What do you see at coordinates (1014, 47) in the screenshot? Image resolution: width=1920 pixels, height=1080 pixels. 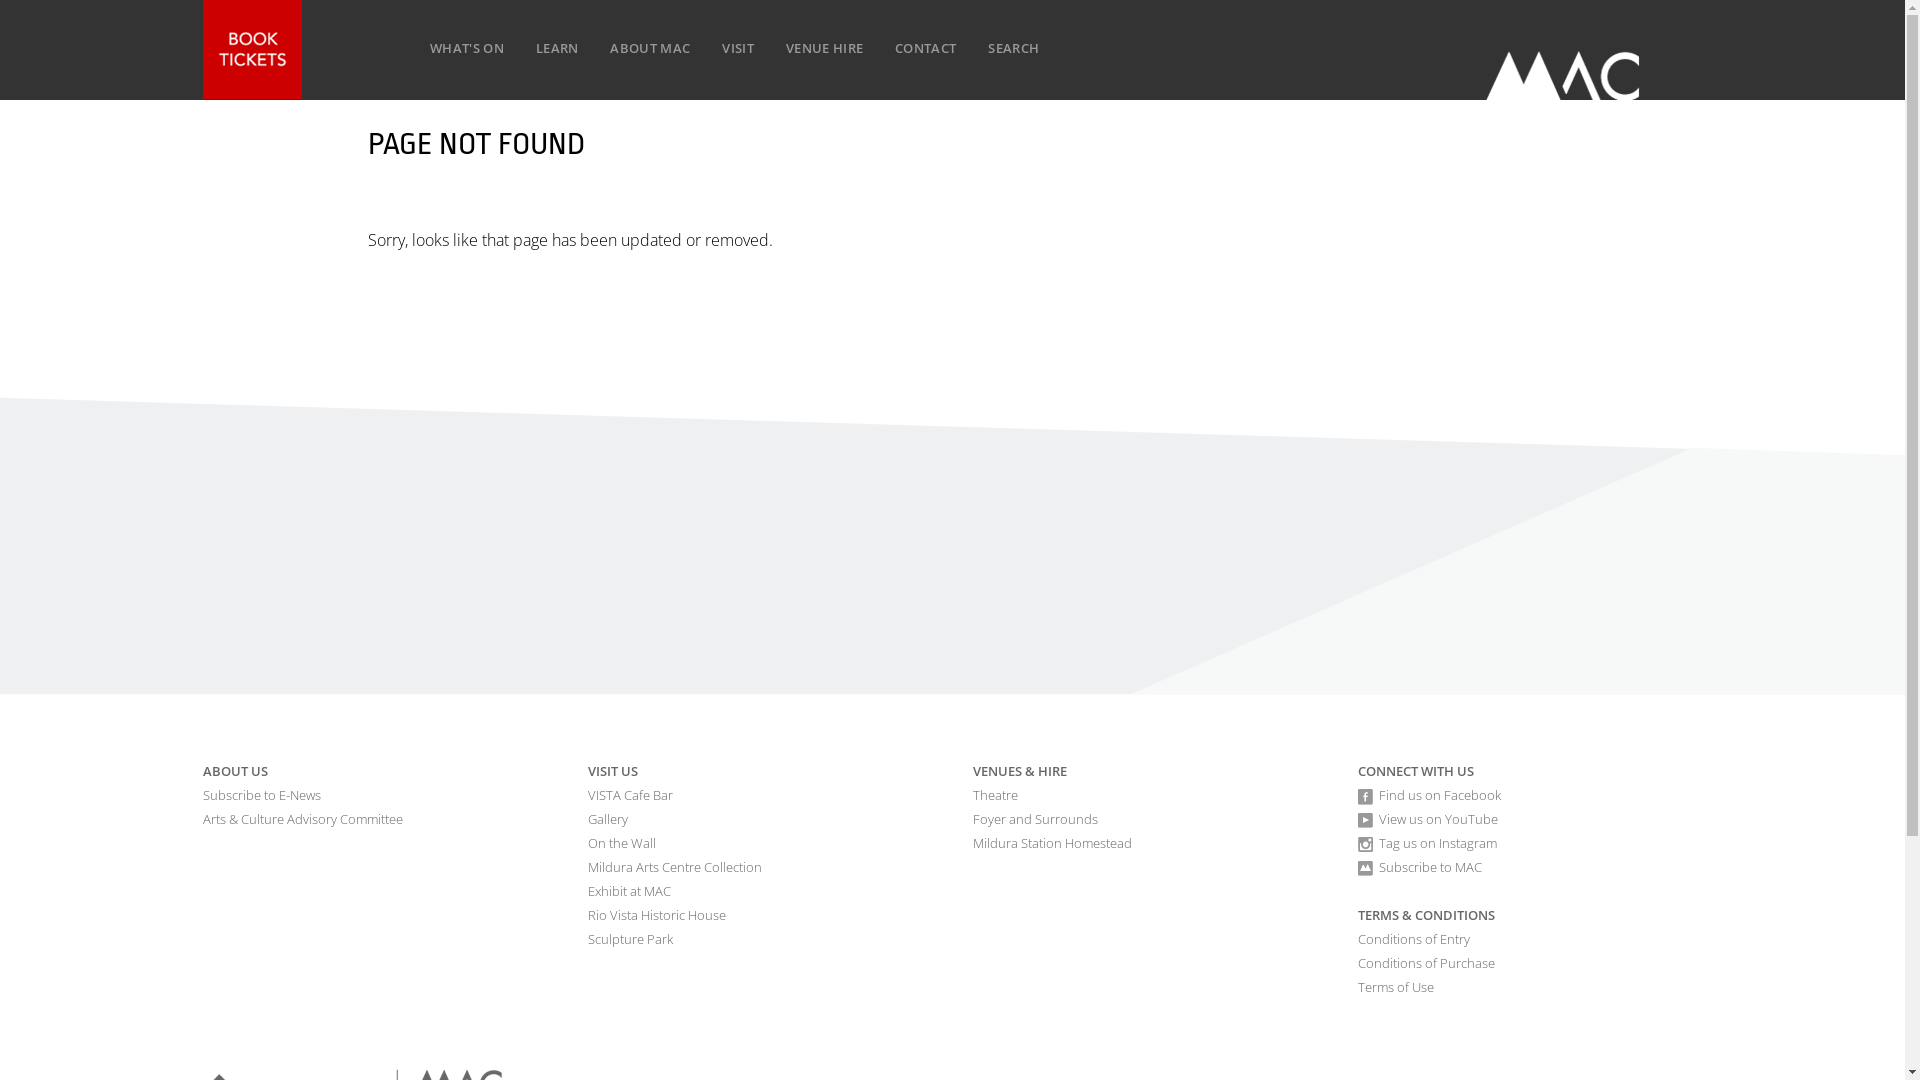 I see `'SEARCH'` at bounding box center [1014, 47].